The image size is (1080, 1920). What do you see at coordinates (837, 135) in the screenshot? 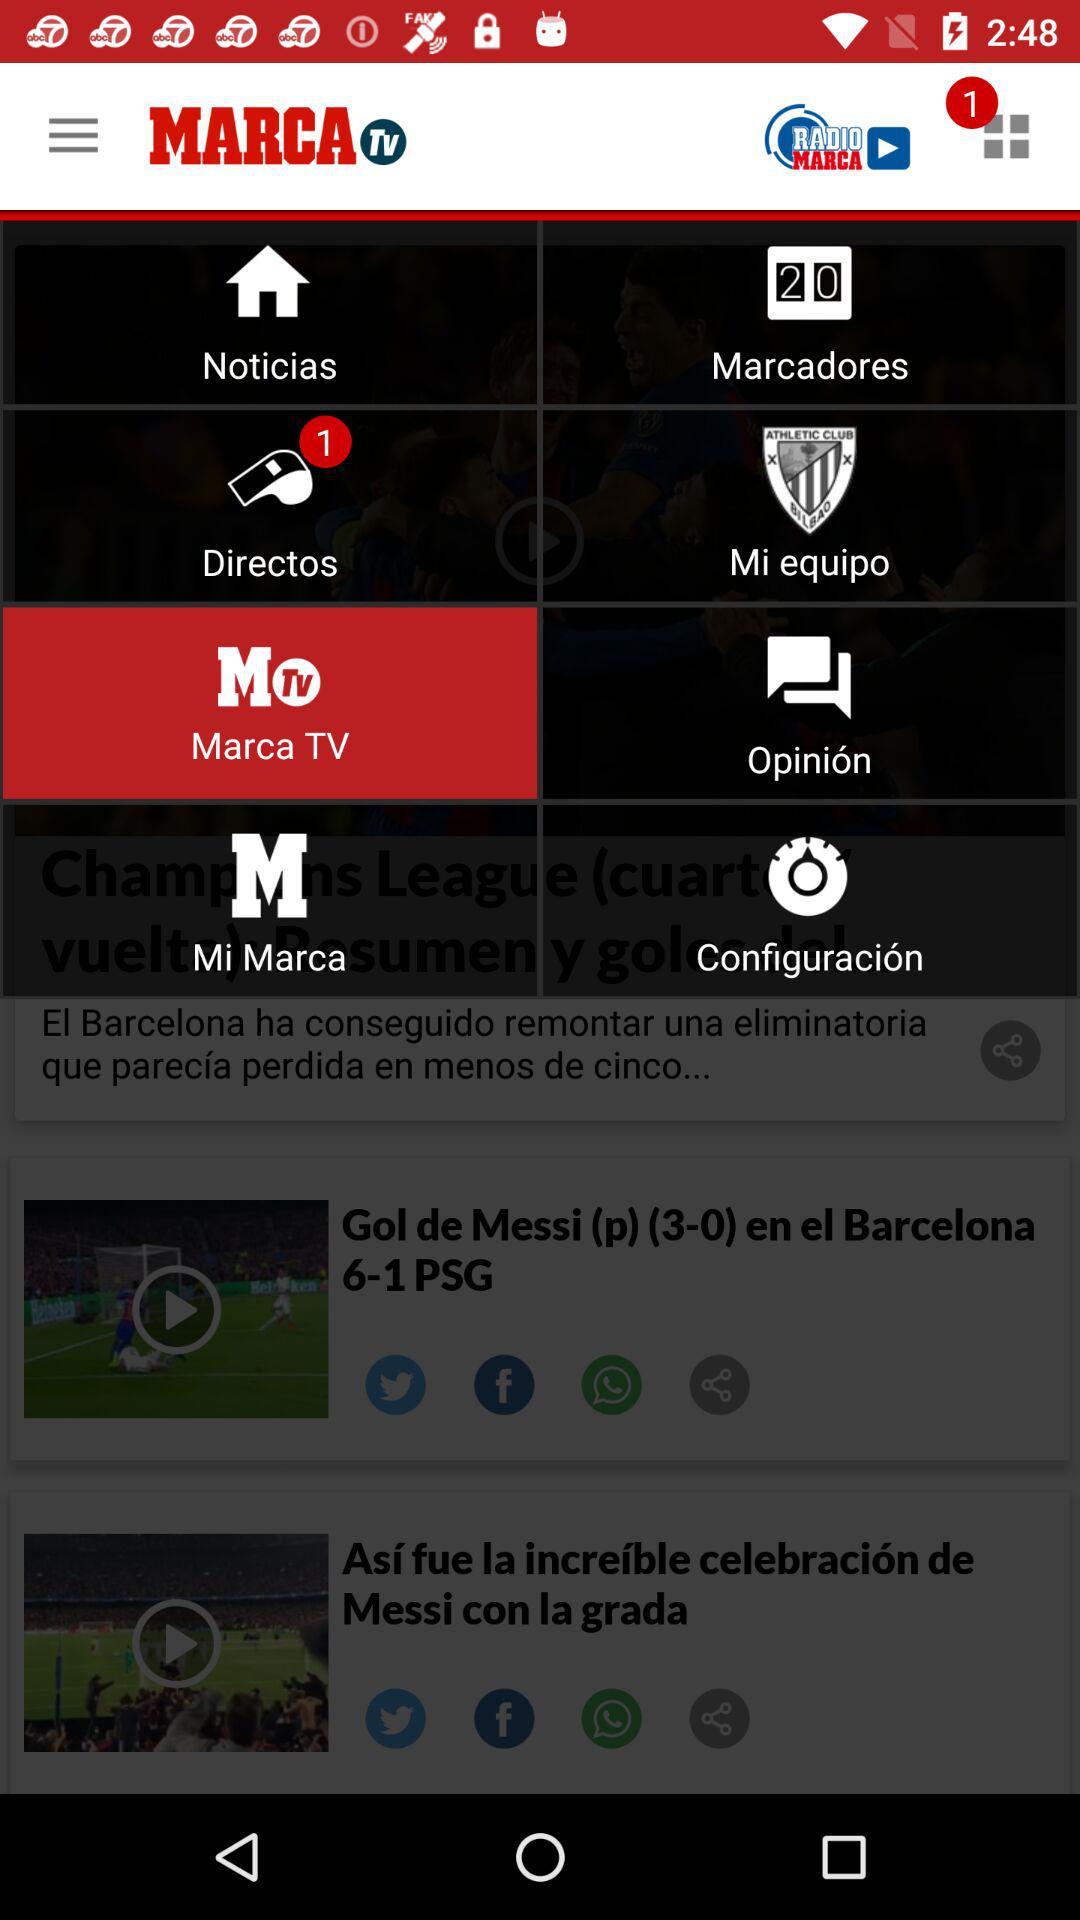
I see `play` at bounding box center [837, 135].